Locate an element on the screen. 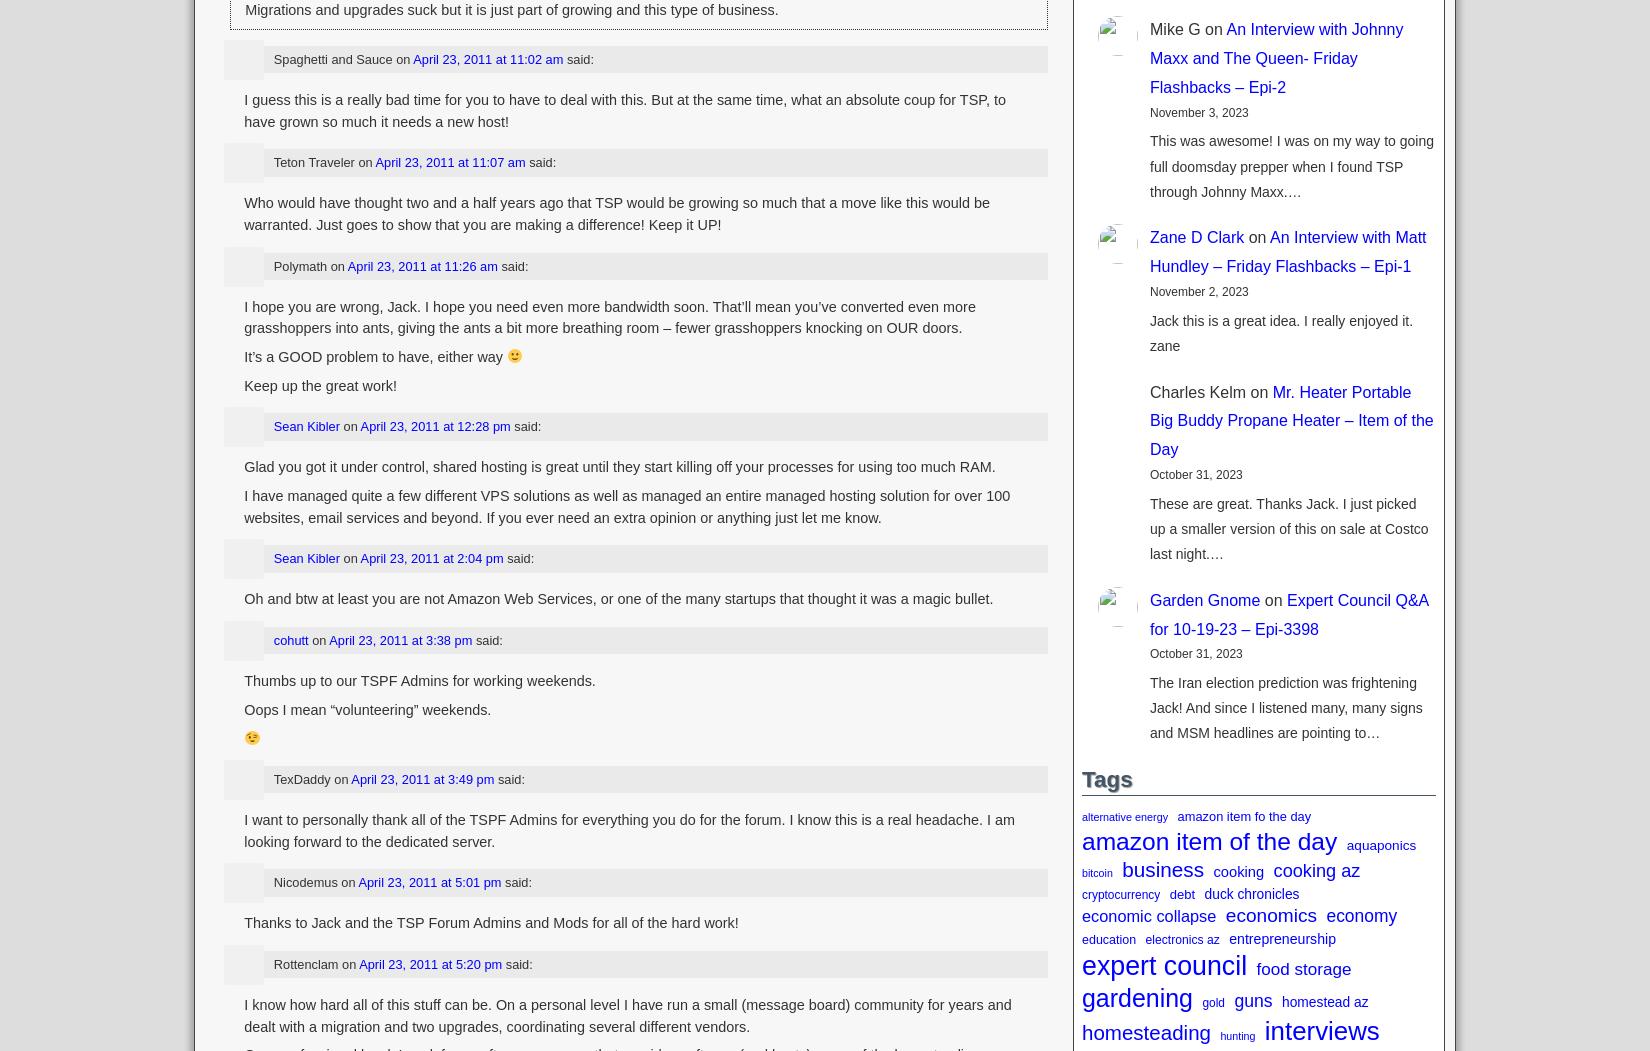 This screenshot has height=1051, width=1650. 'Zane D Clark' is located at coordinates (1197, 236).